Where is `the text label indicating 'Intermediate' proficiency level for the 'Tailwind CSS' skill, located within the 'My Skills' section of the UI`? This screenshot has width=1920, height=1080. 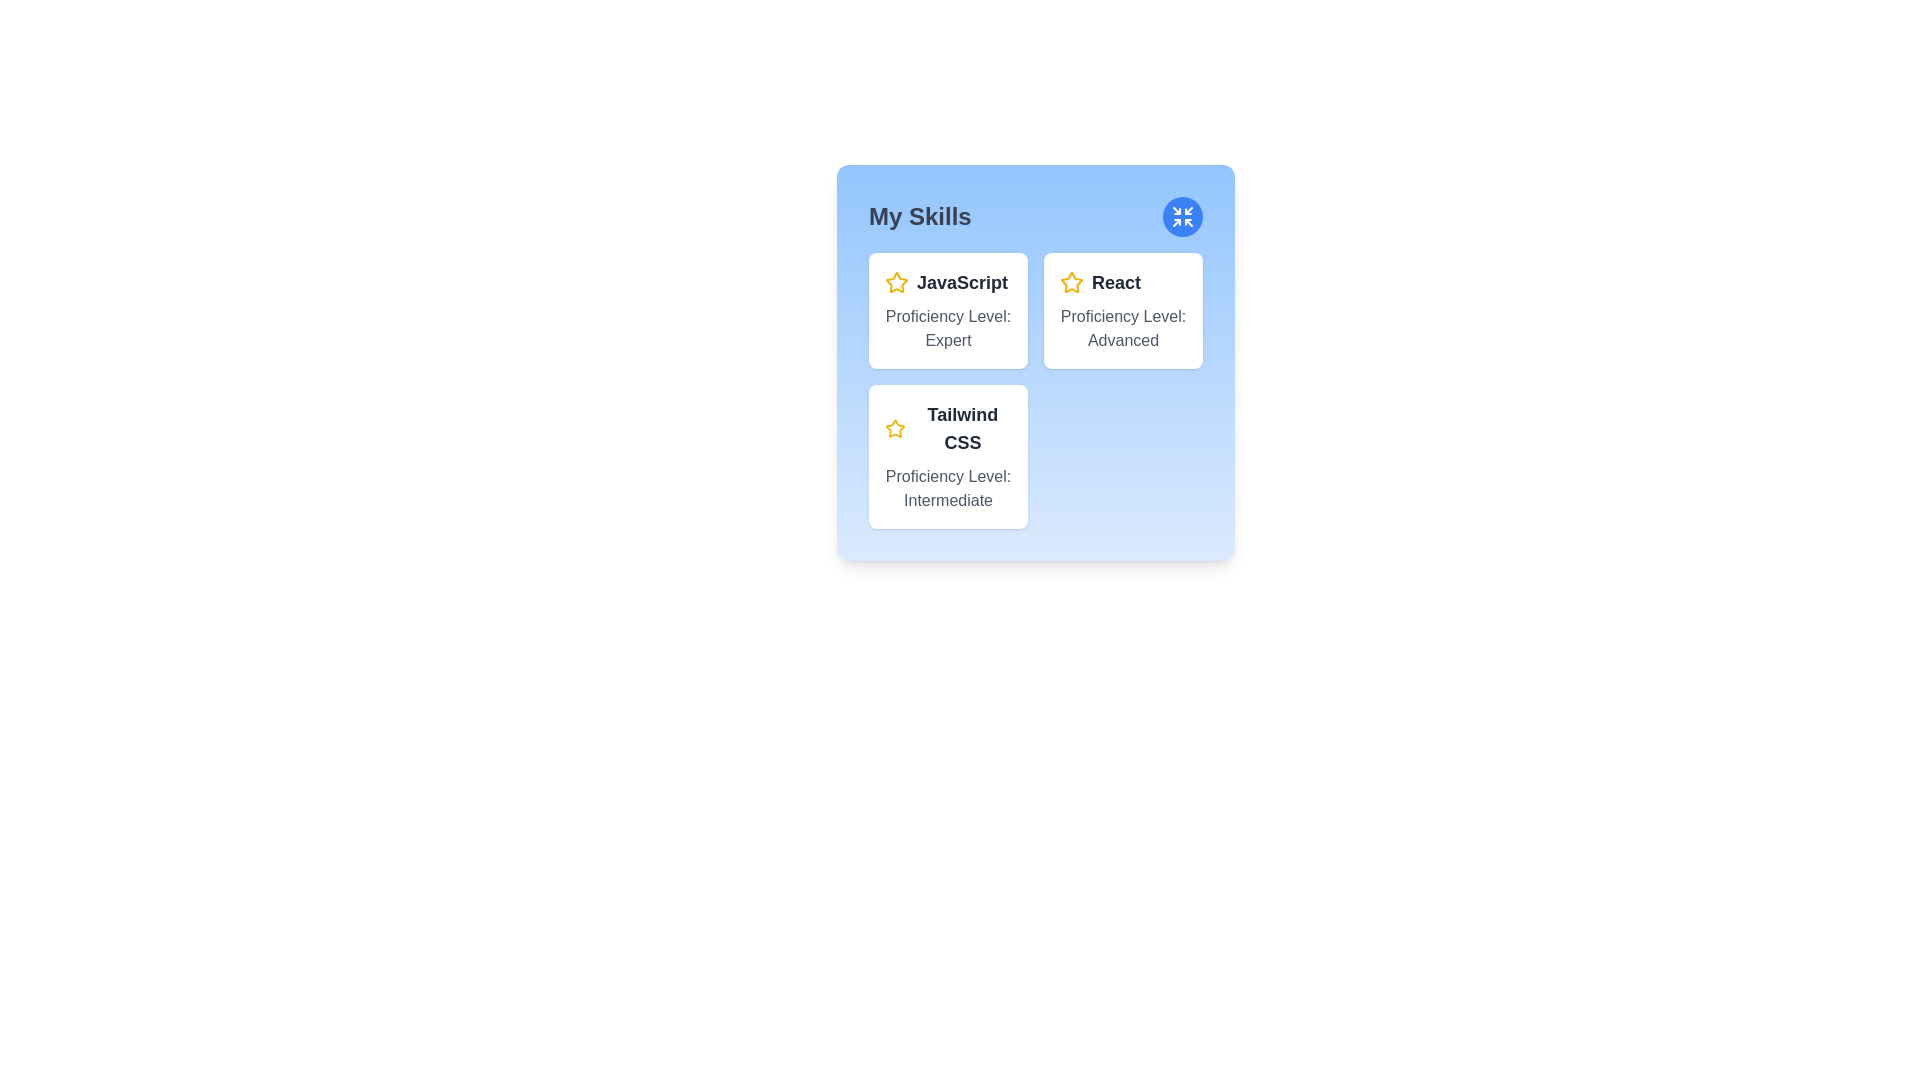 the text label indicating 'Intermediate' proficiency level for the 'Tailwind CSS' skill, located within the 'My Skills' section of the UI is located at coordinates (947, 489).